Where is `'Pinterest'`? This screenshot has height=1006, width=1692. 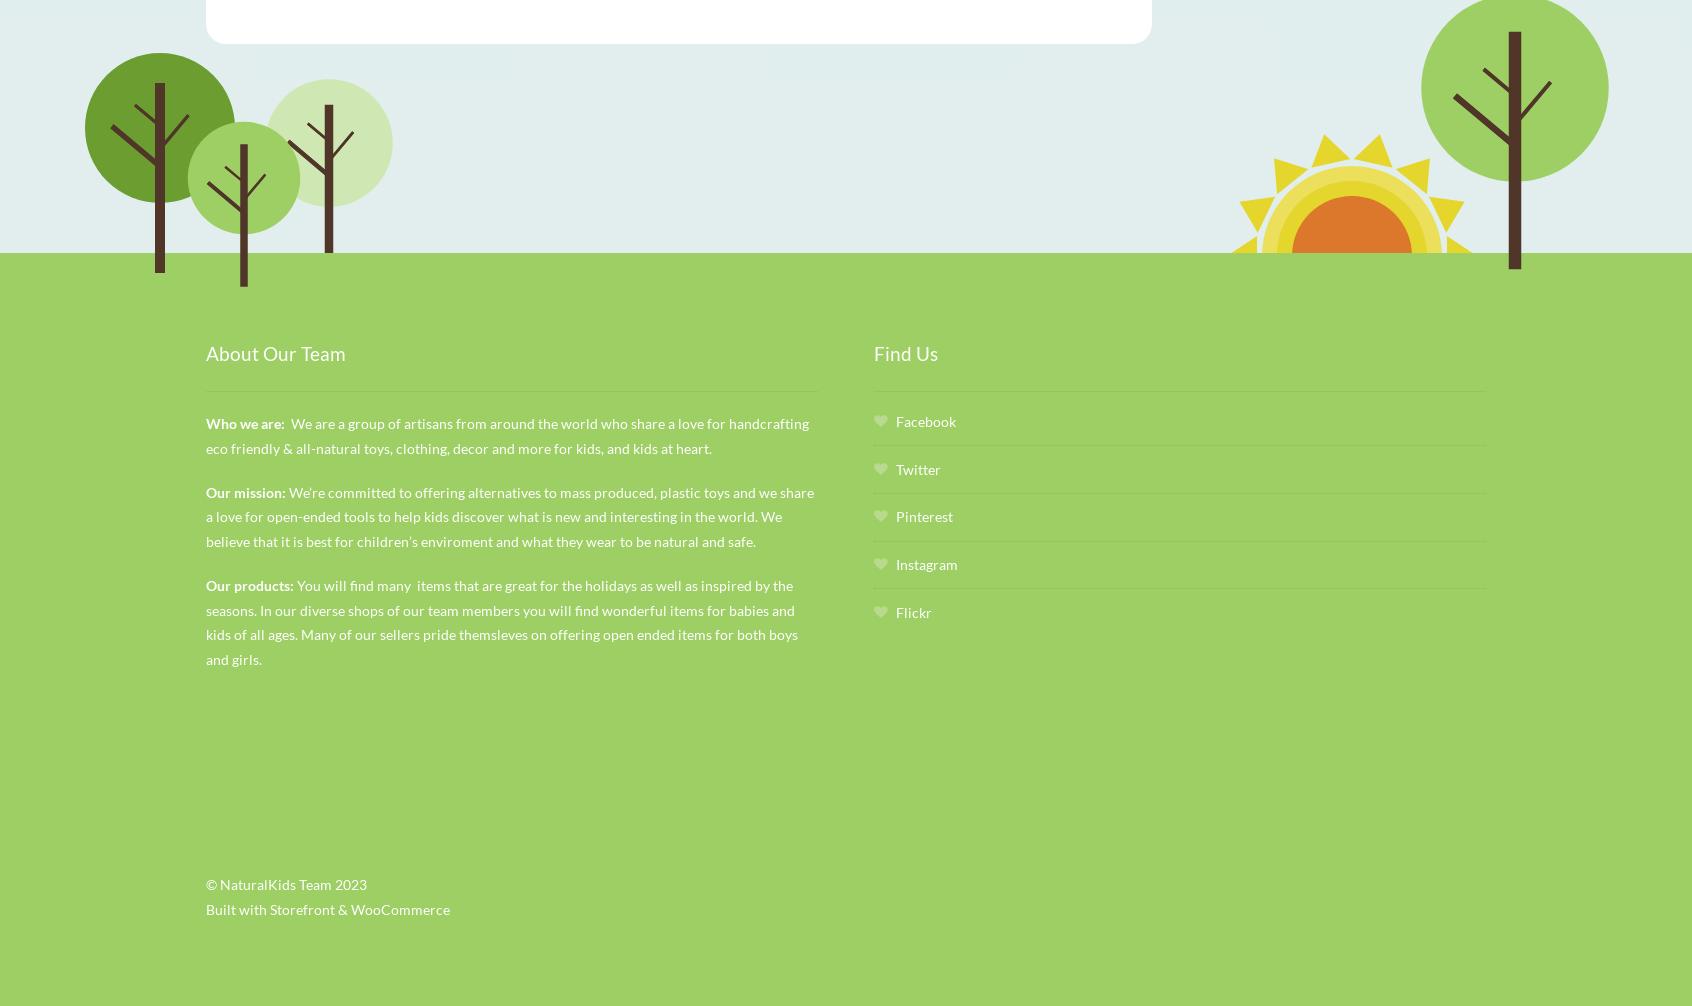
'Pinterest' is located at coordinates (924, 516).